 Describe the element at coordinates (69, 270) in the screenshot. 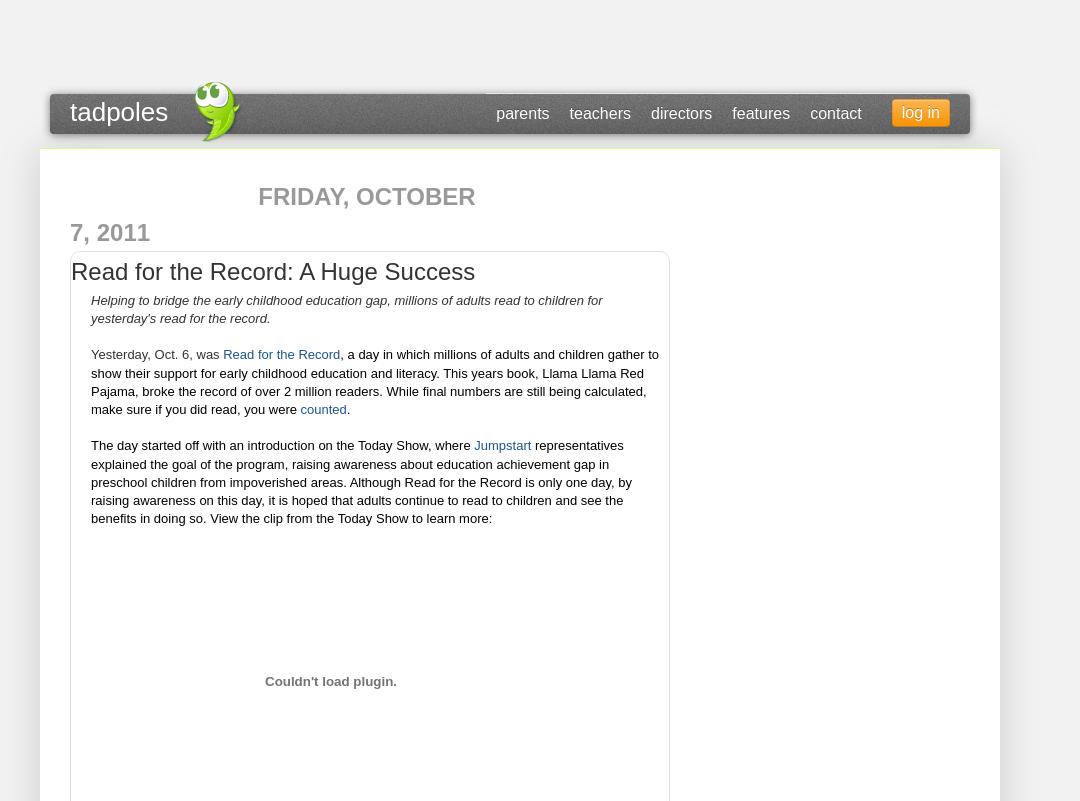

I see `'Read for the Record: A Huge Success'` at that location.